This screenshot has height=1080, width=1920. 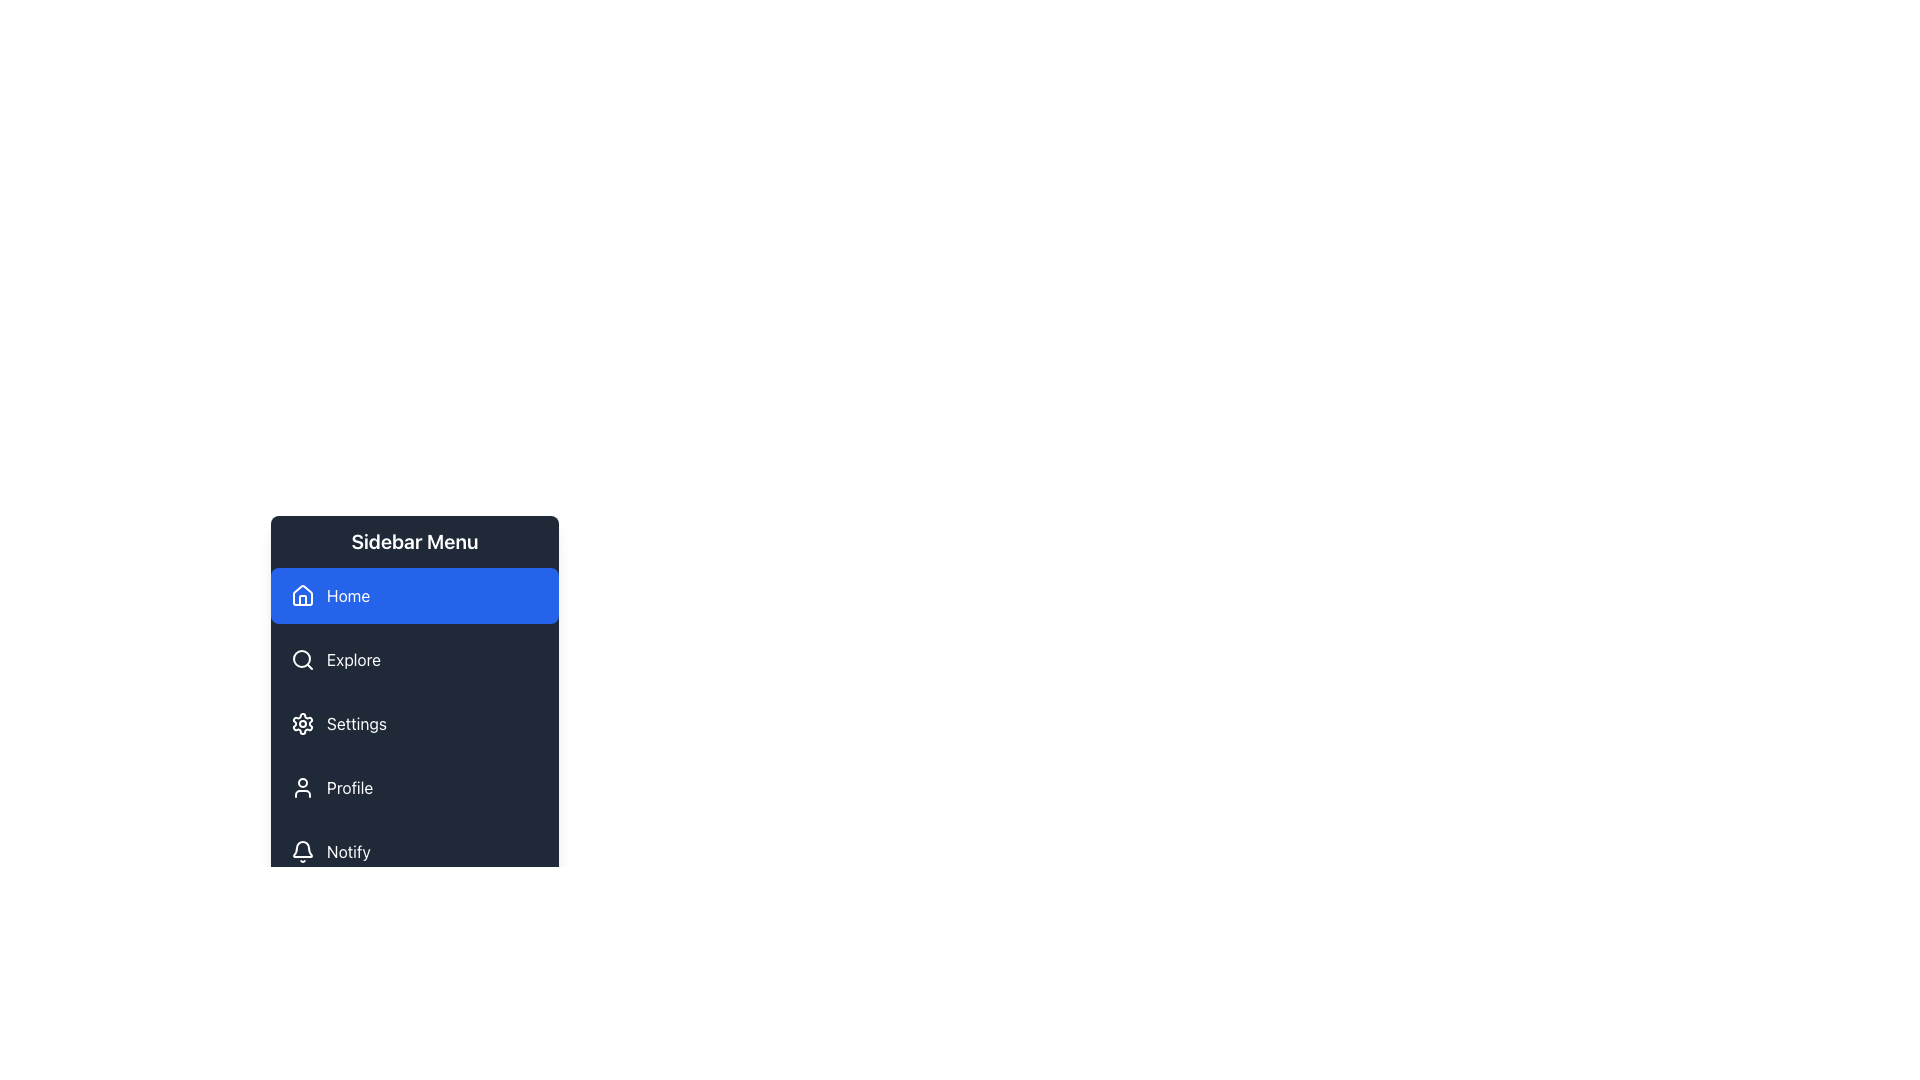 What do you see at coordinates (413, 724) in the screenshot?
I see `the 'Settings' menu item in the sidebar, which is the third item in a vertical list, to trigger focus or styling changes` at bounding box center [413, 724].